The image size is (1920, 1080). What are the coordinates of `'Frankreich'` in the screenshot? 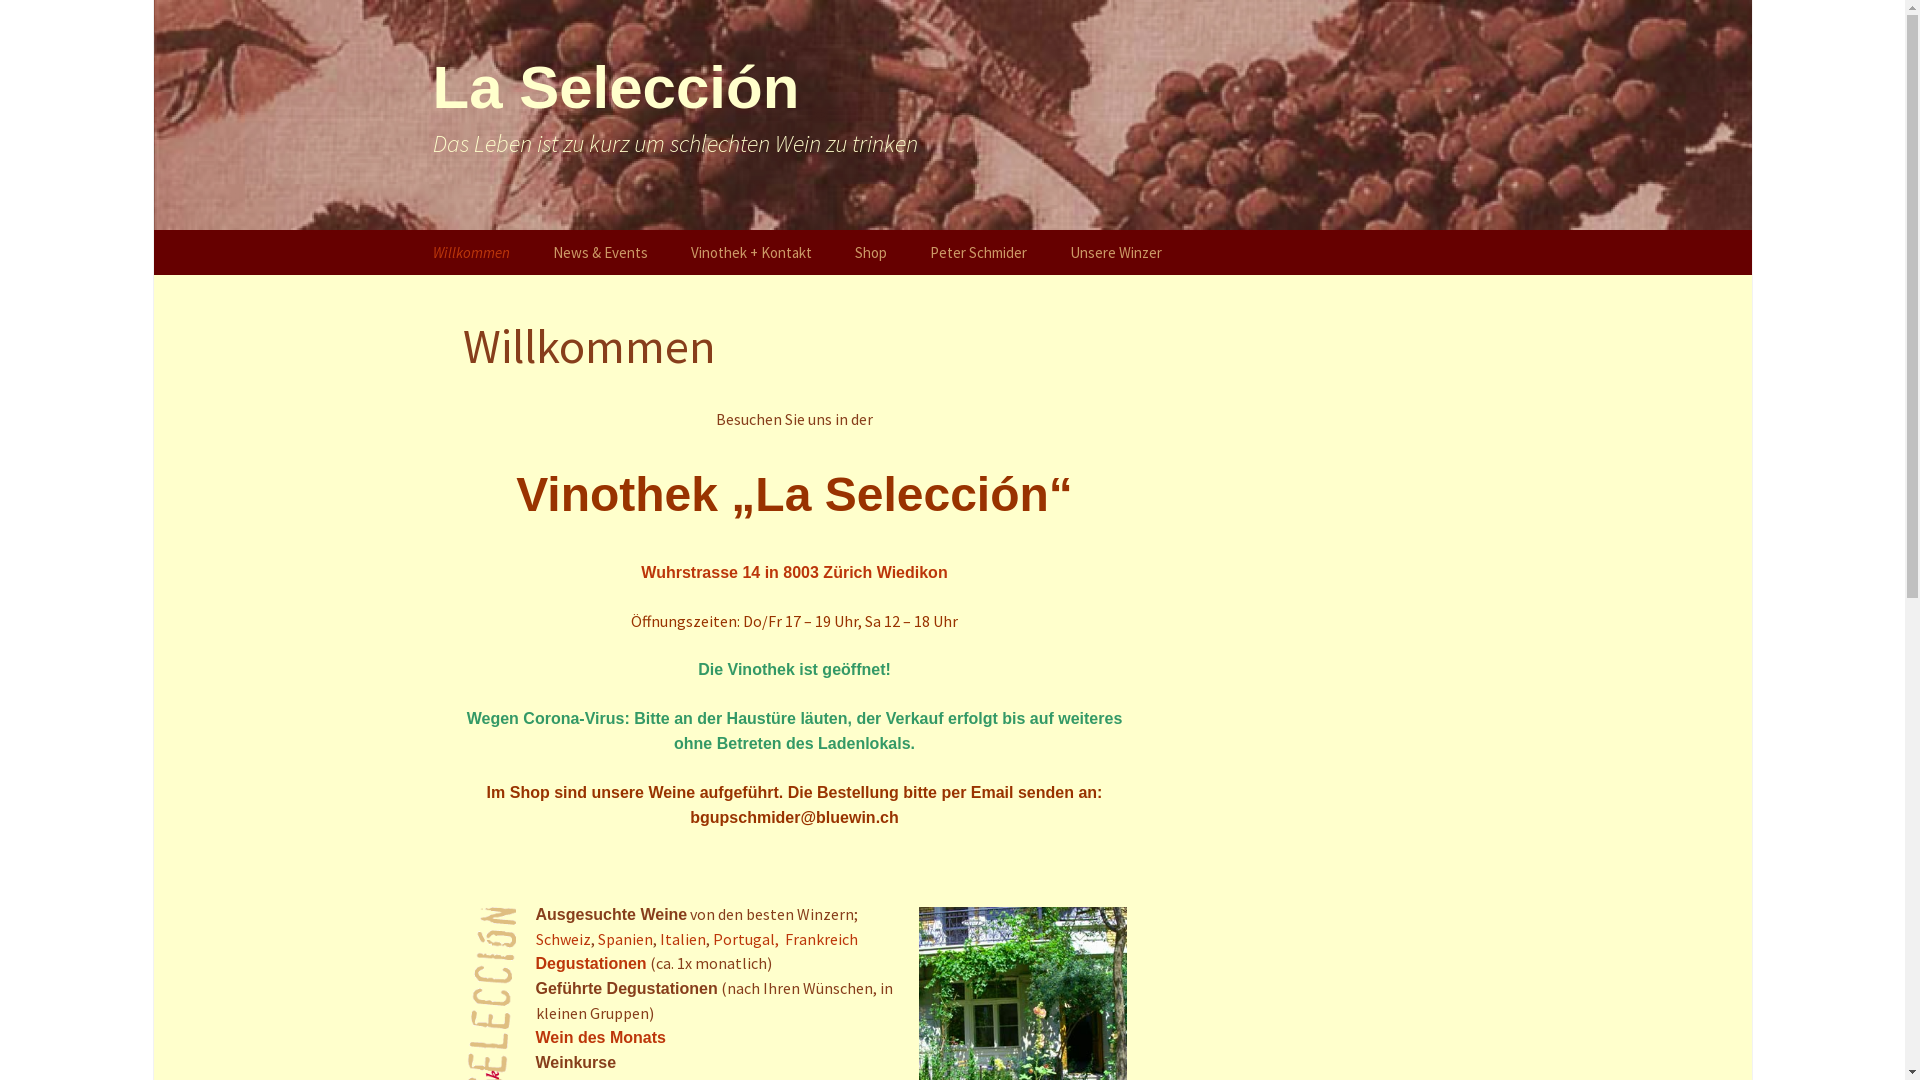 It's located at (782, 938).